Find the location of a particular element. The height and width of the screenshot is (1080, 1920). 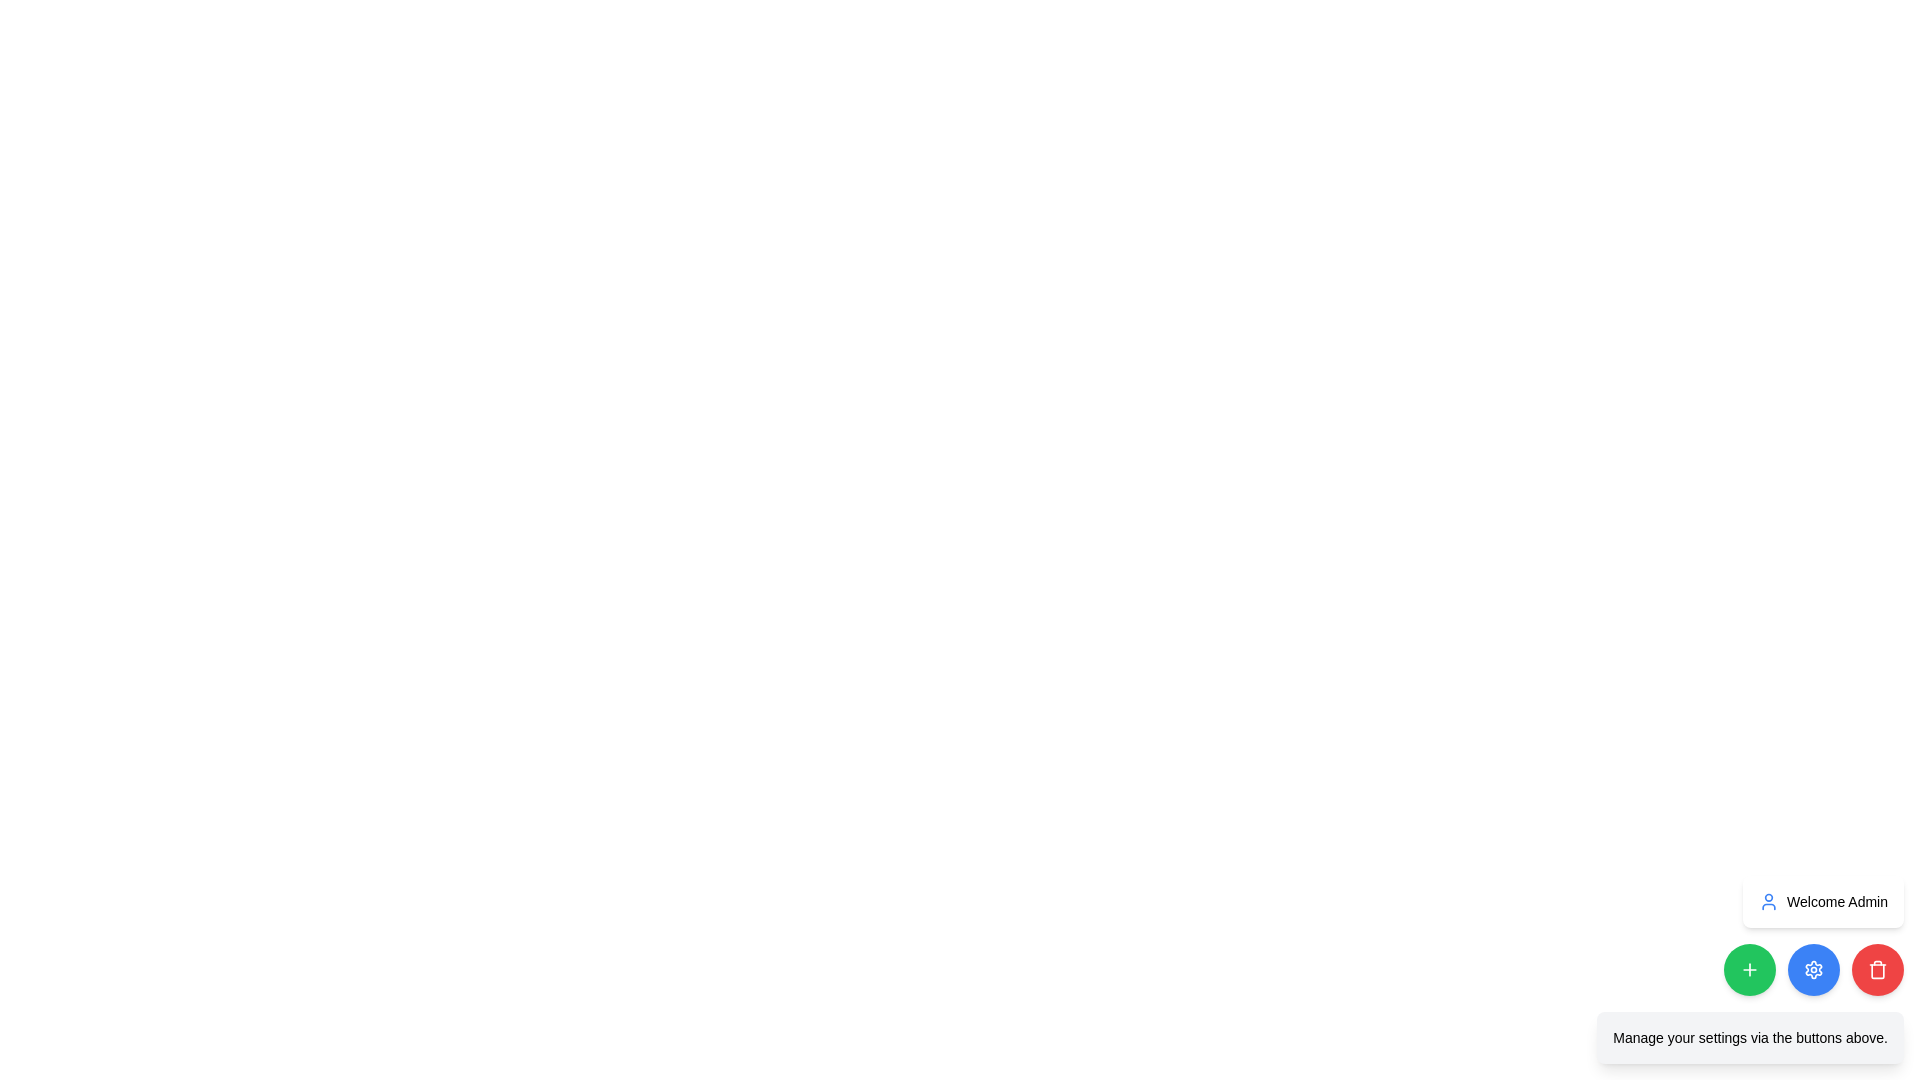

the 'Welcome Admin' label with a blue user avatar icon located at the bottom-right corner of the interface is located at coordinates (1823, 902).